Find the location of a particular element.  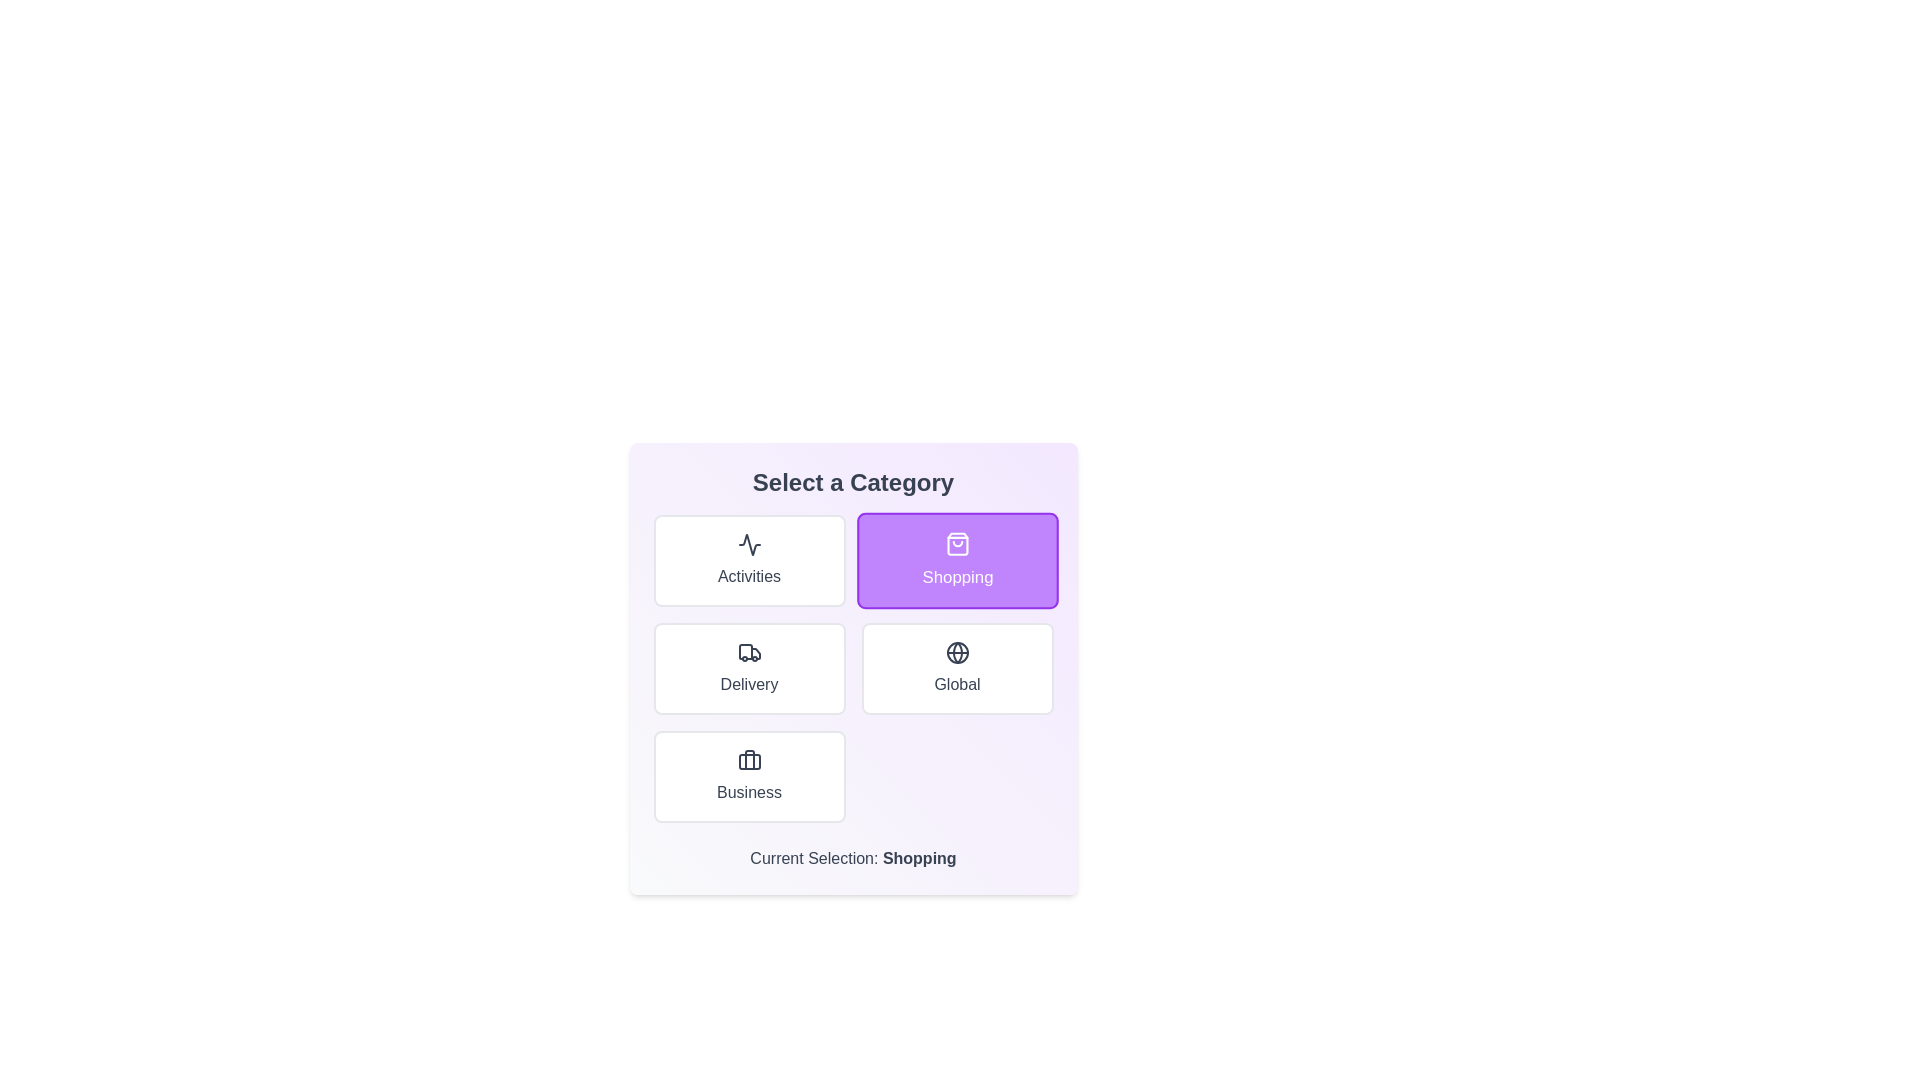

the 'Current Selection: Shopping' label to select its text is located at coordinates (853, 858).